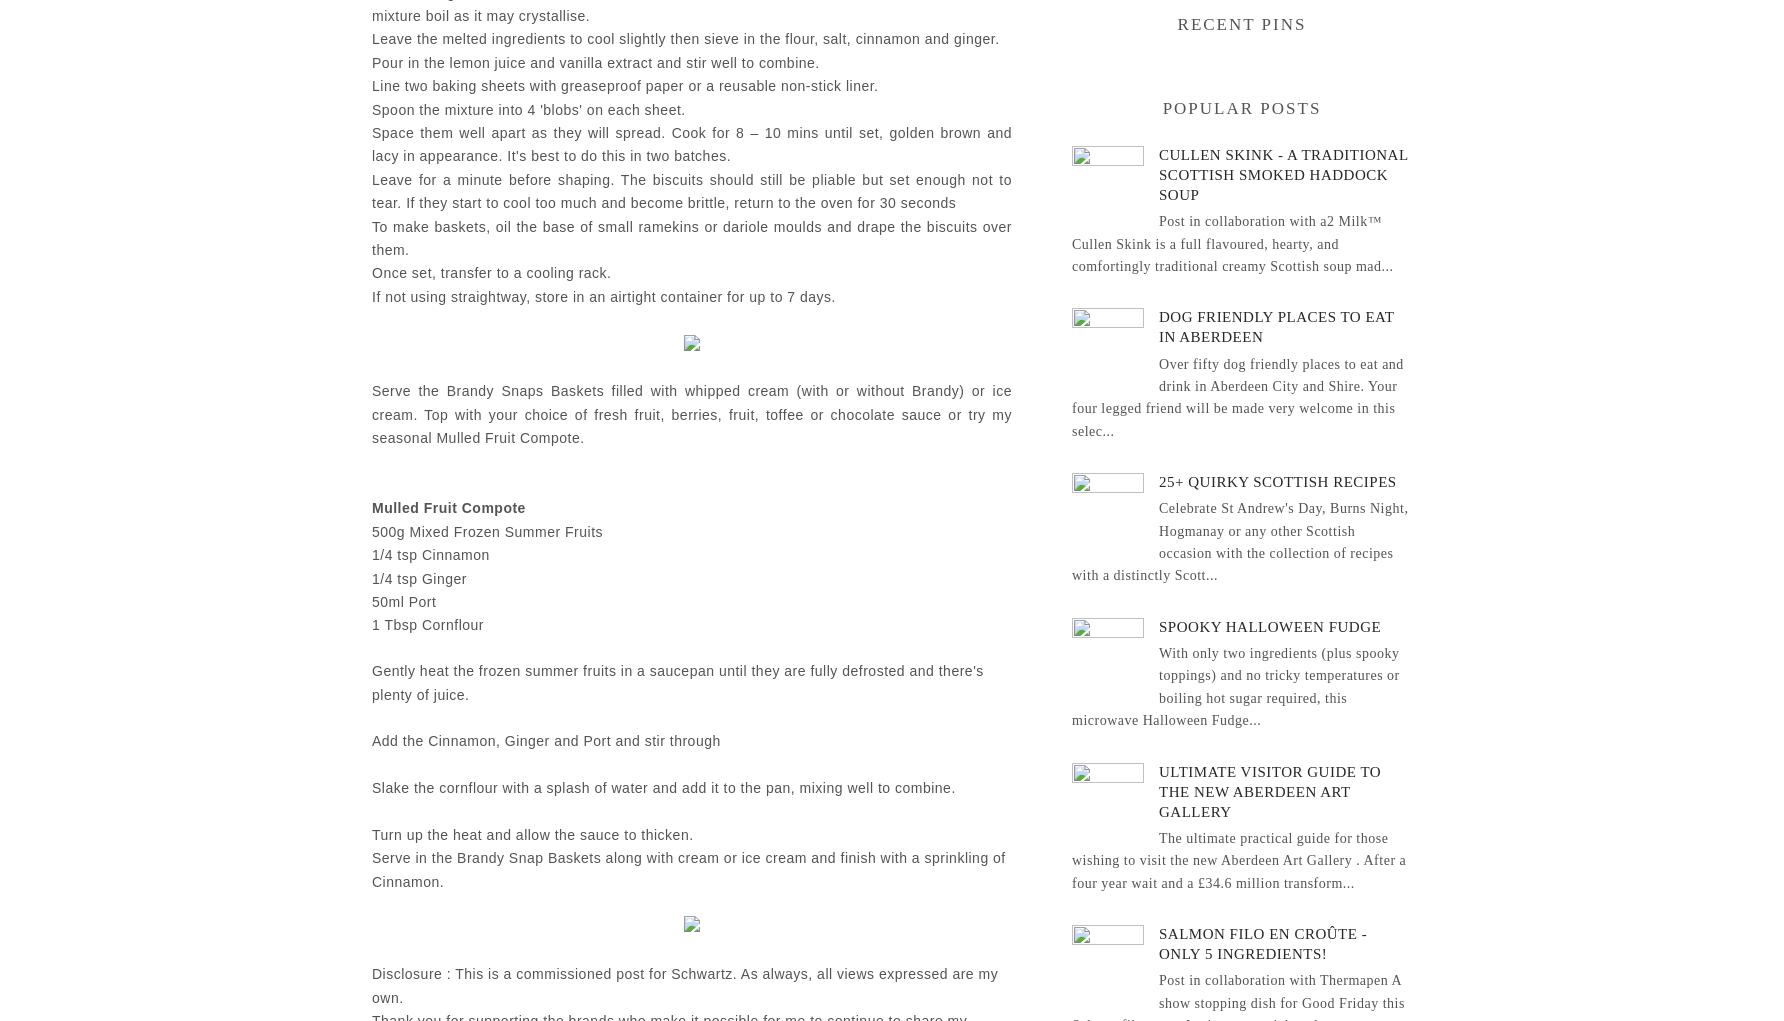 This screenshot has height=1021, width=1784. Describe the element at coordinates (1269, 625) in the screenshot. I see `'Spooky Halloween Fudge'` at that location.